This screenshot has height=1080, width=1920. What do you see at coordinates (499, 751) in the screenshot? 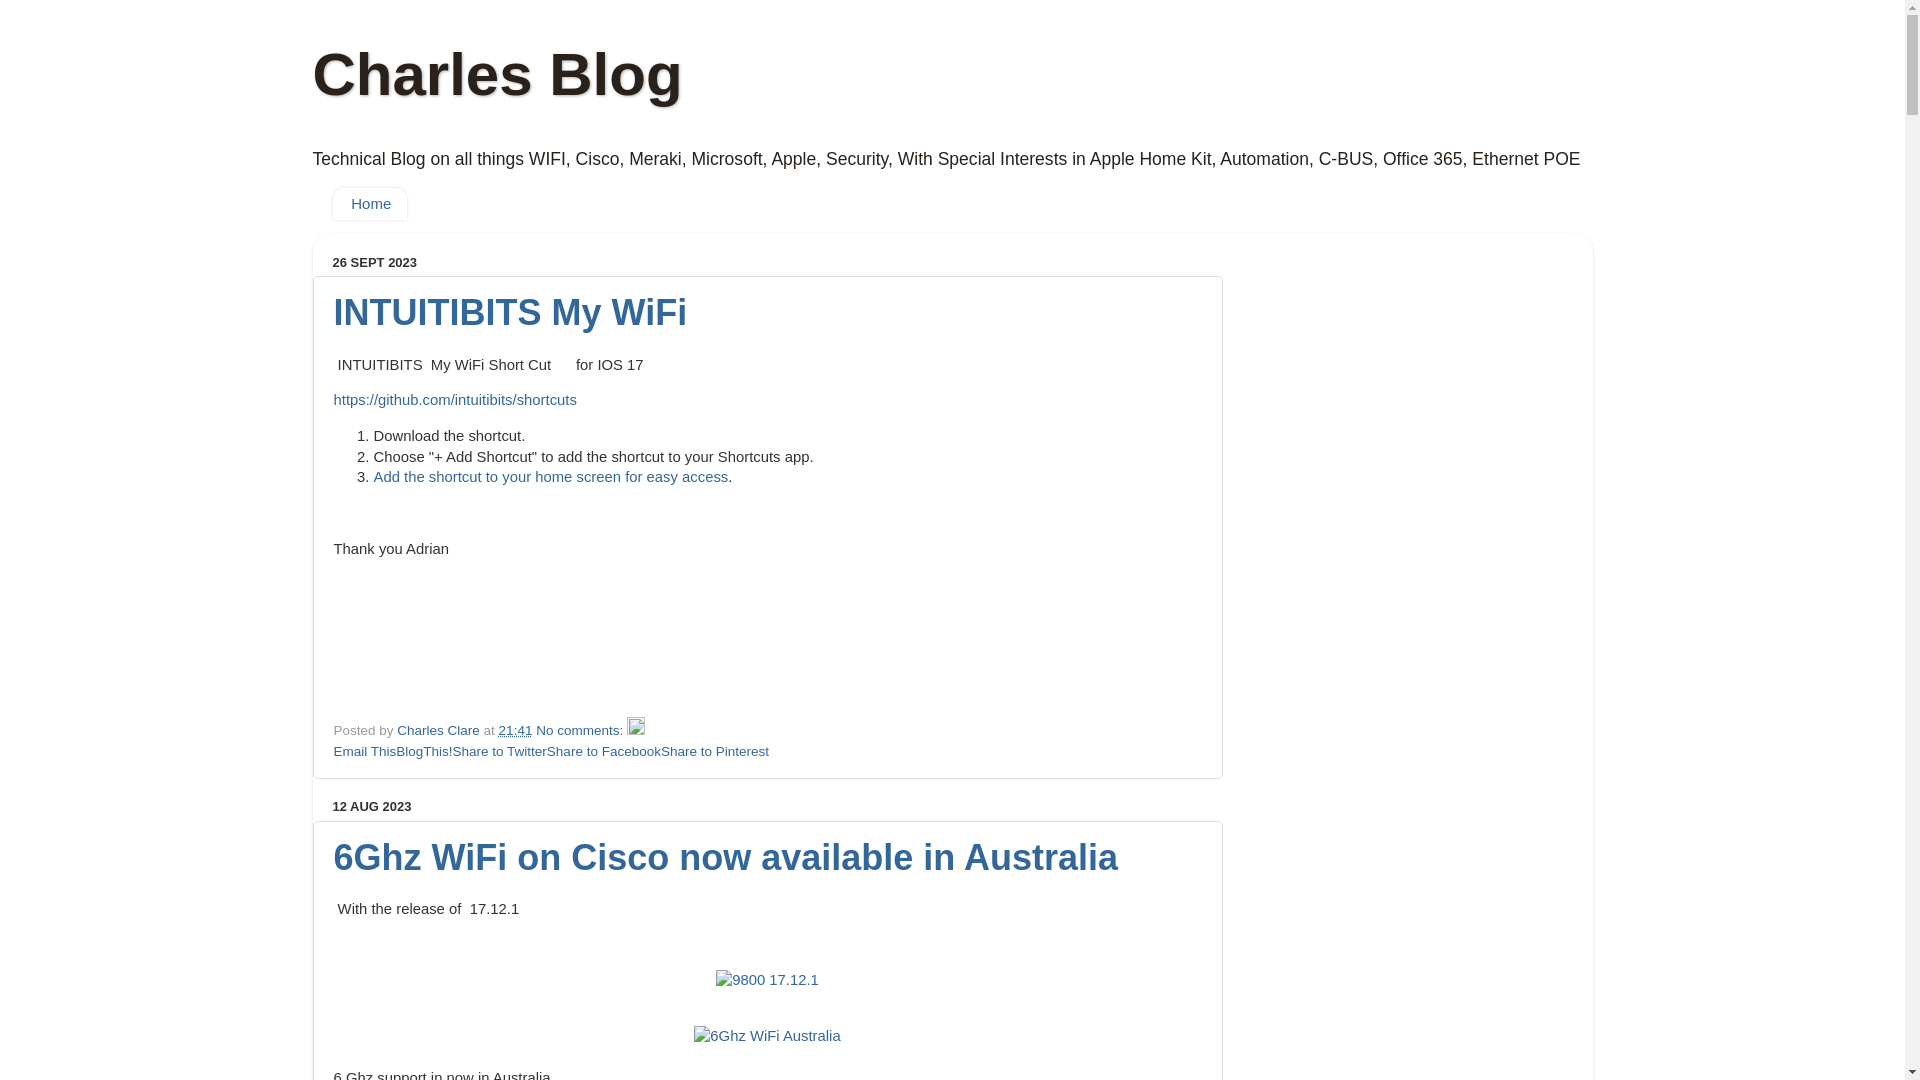
I see `'Share to Twitter'` at bounding box center [499, 751].